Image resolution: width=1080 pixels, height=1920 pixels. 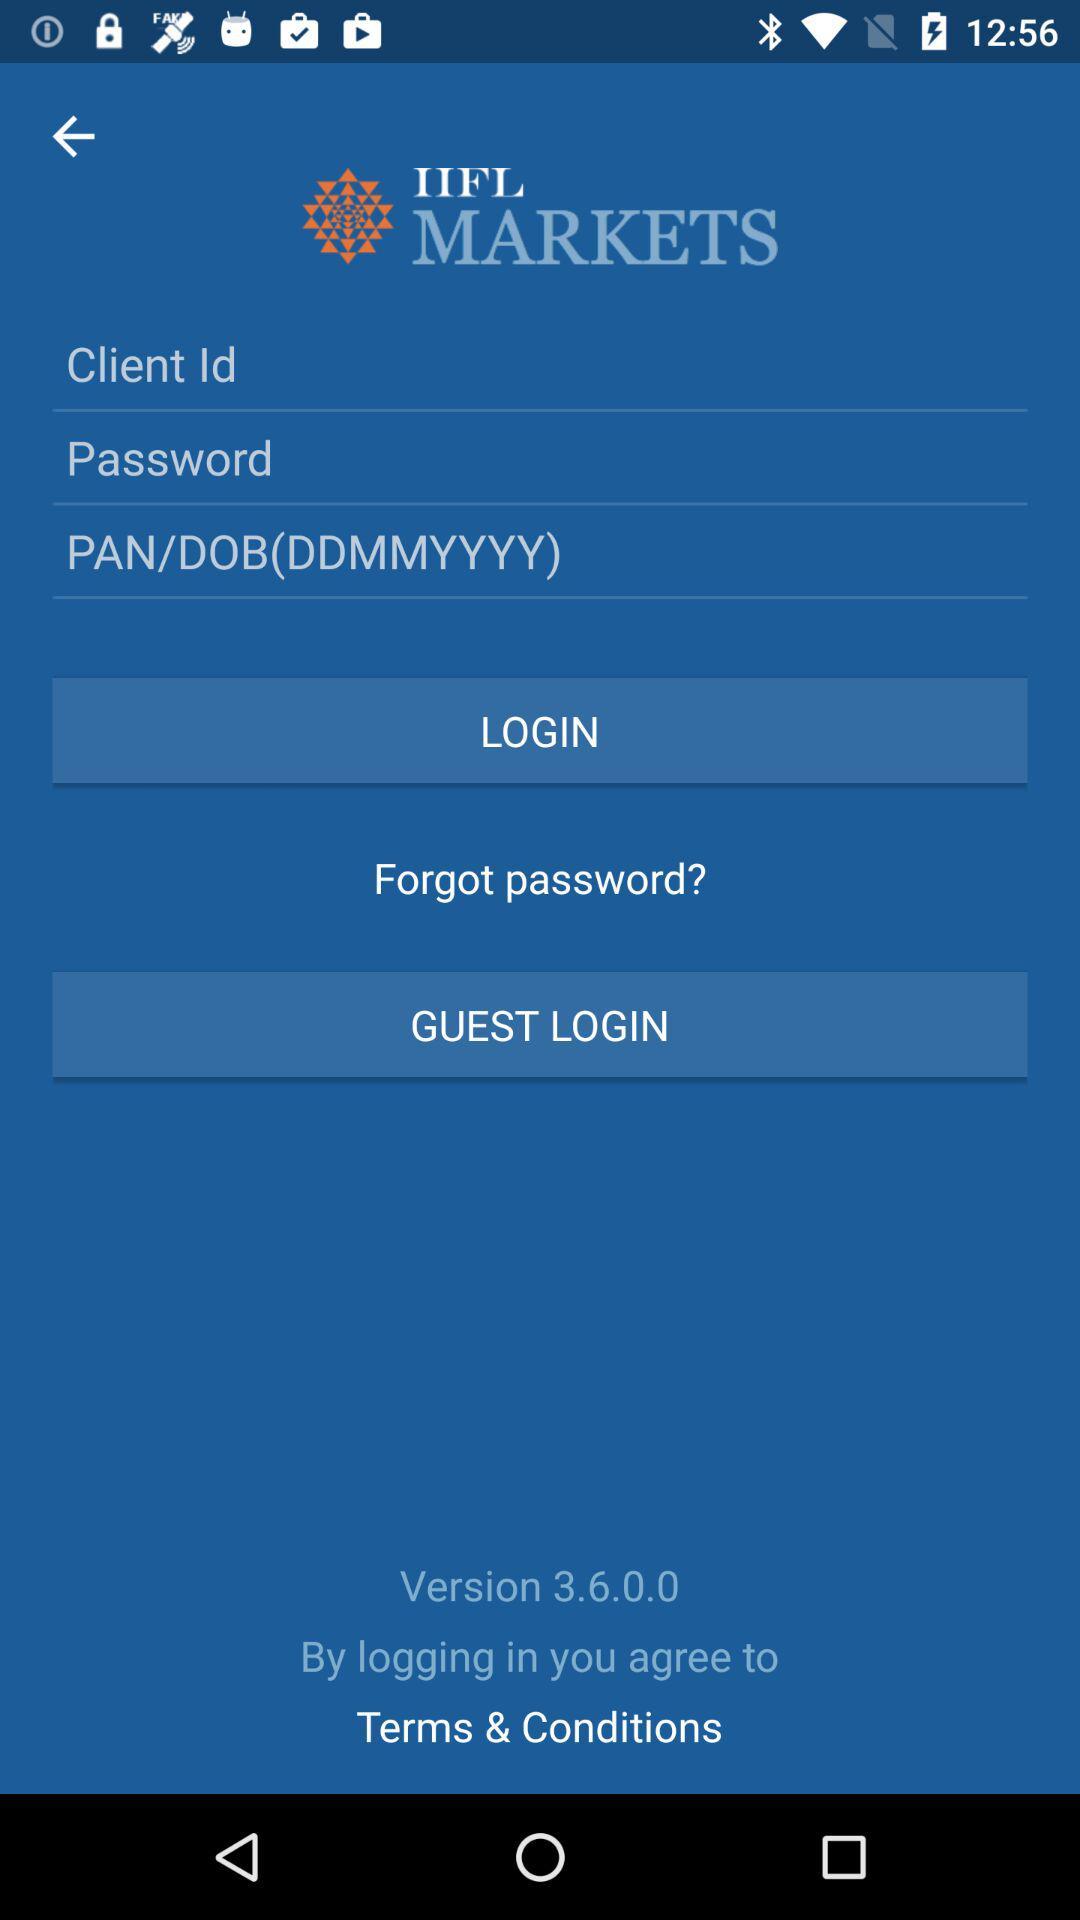 I want to click on the button guest login, so click(x=540, y=1024).